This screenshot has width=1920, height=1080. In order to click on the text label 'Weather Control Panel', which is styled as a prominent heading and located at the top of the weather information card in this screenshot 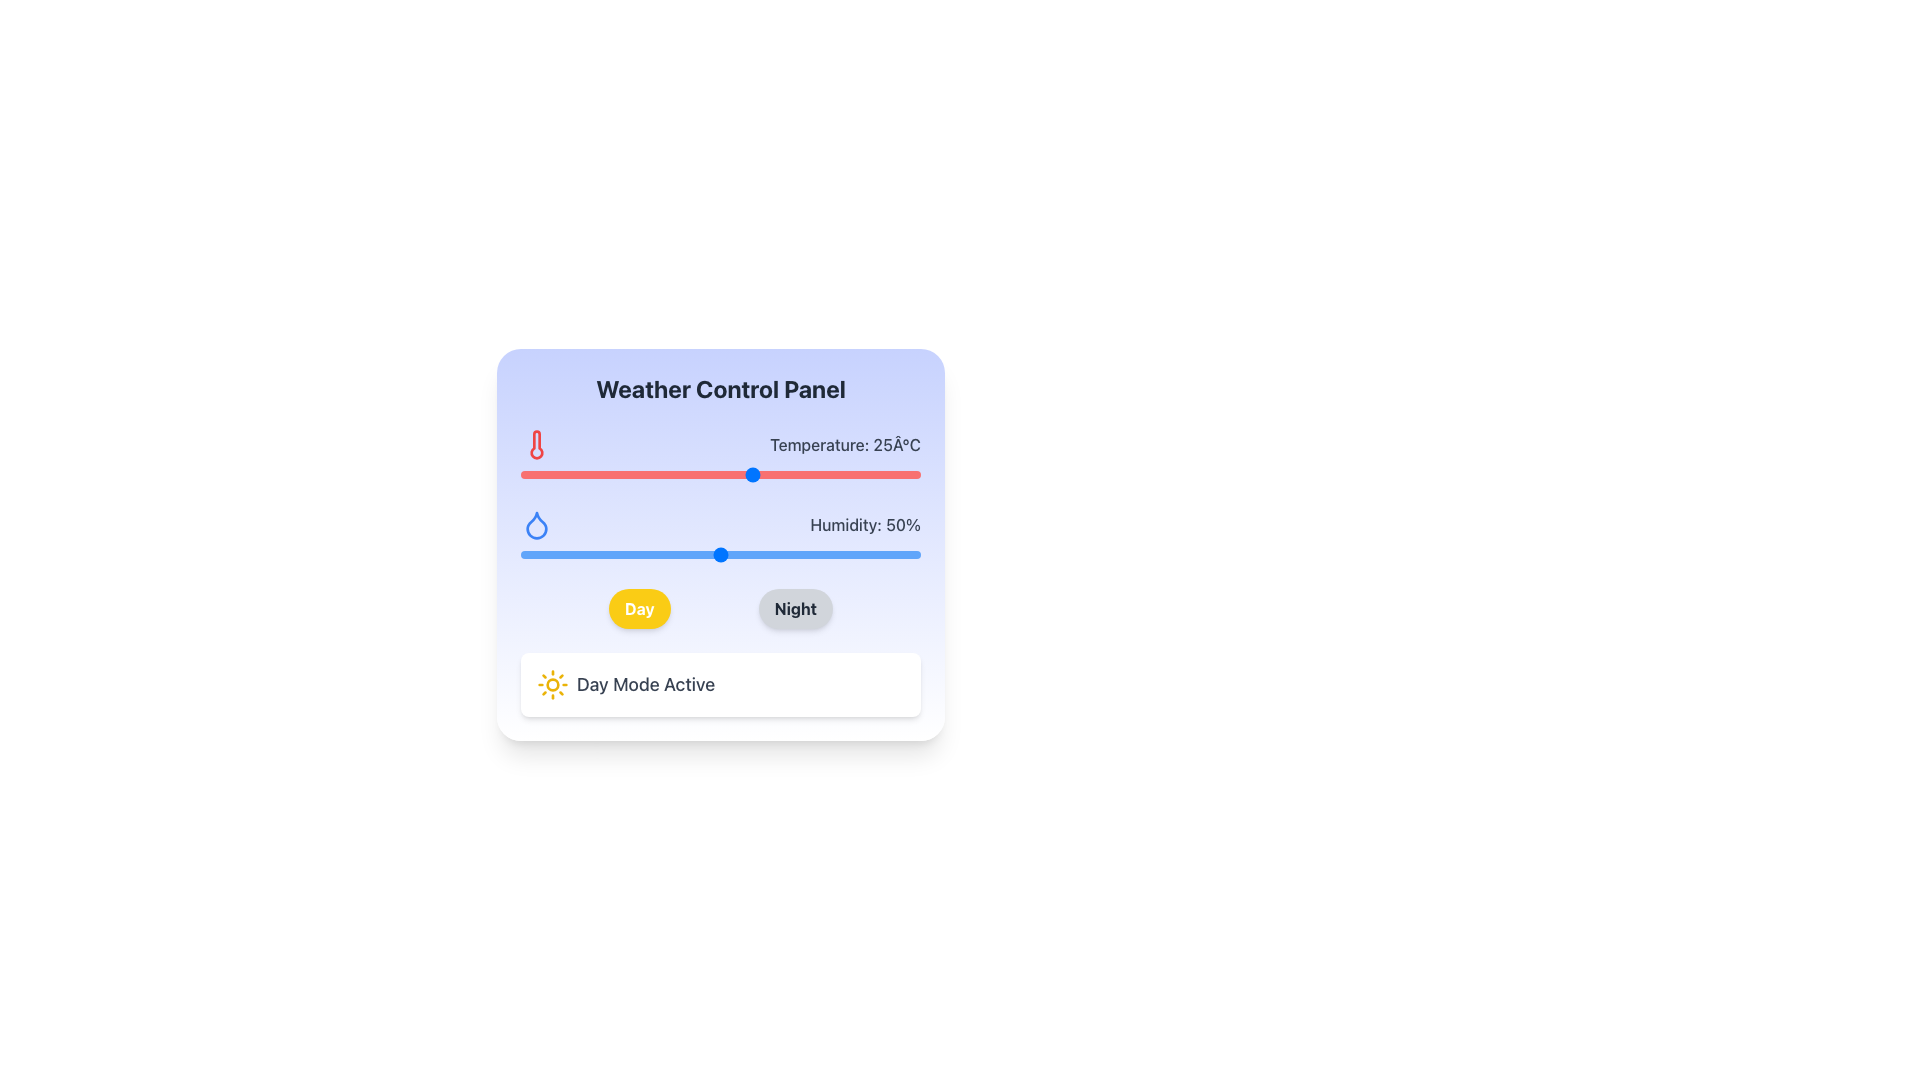, I will do `click(720, 389)`.